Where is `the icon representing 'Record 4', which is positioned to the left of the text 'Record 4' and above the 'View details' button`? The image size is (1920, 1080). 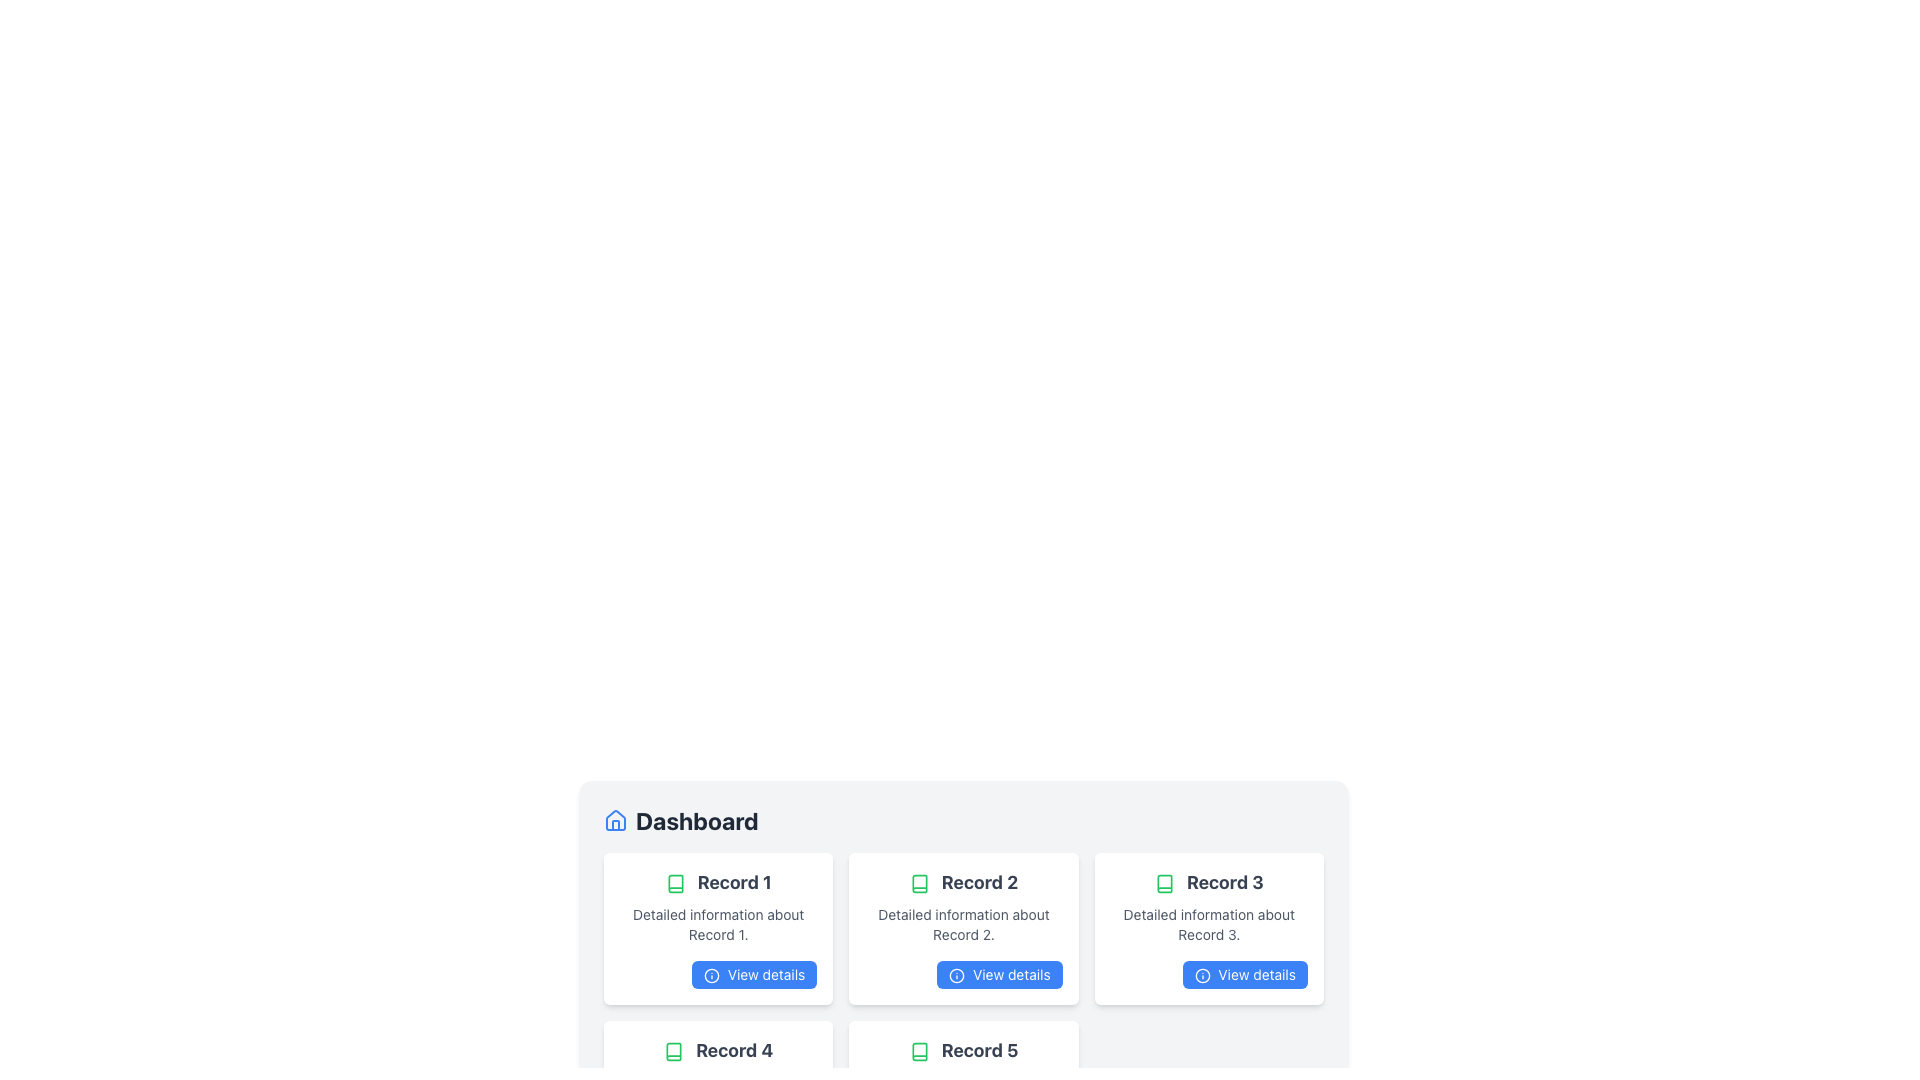 the icon representing 'Record 4', which is positioned to the left of the text 'Record 4' and above the 'View details' button is located at coordinates (673, 1051).